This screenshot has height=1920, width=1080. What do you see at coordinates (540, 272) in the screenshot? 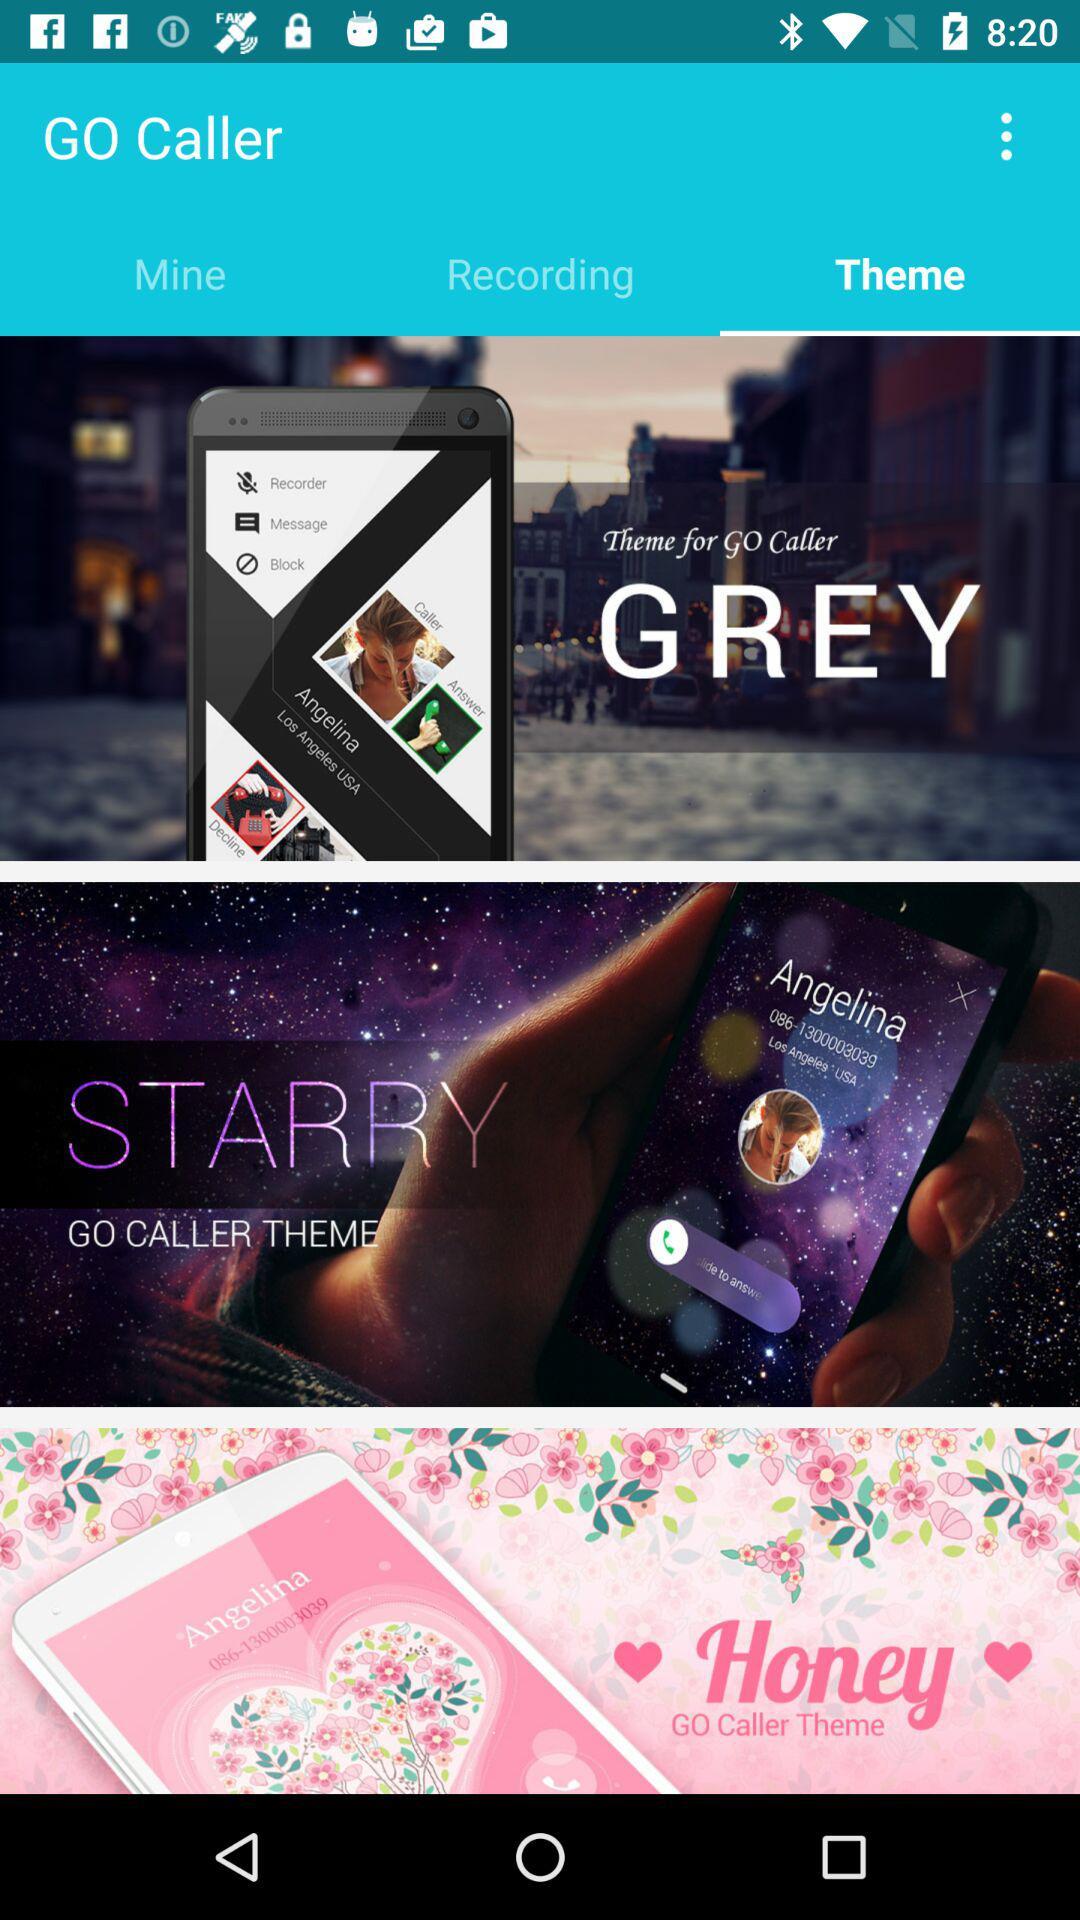
I see `the item to the left of the theme icon` at bounding box center [540, 272].